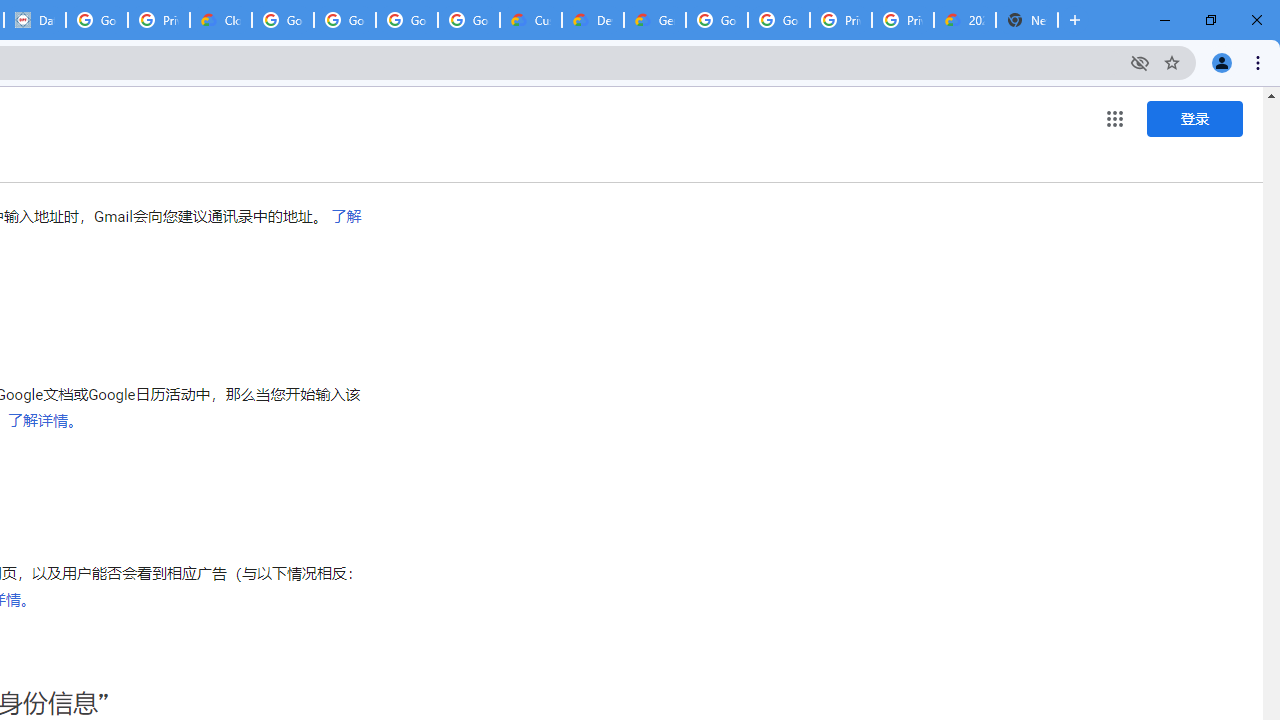 The height and width of the screenshot is (720, 1280). I want to click on 'Gemini for Business and Developers | Google Cloud', so click(654, 20).